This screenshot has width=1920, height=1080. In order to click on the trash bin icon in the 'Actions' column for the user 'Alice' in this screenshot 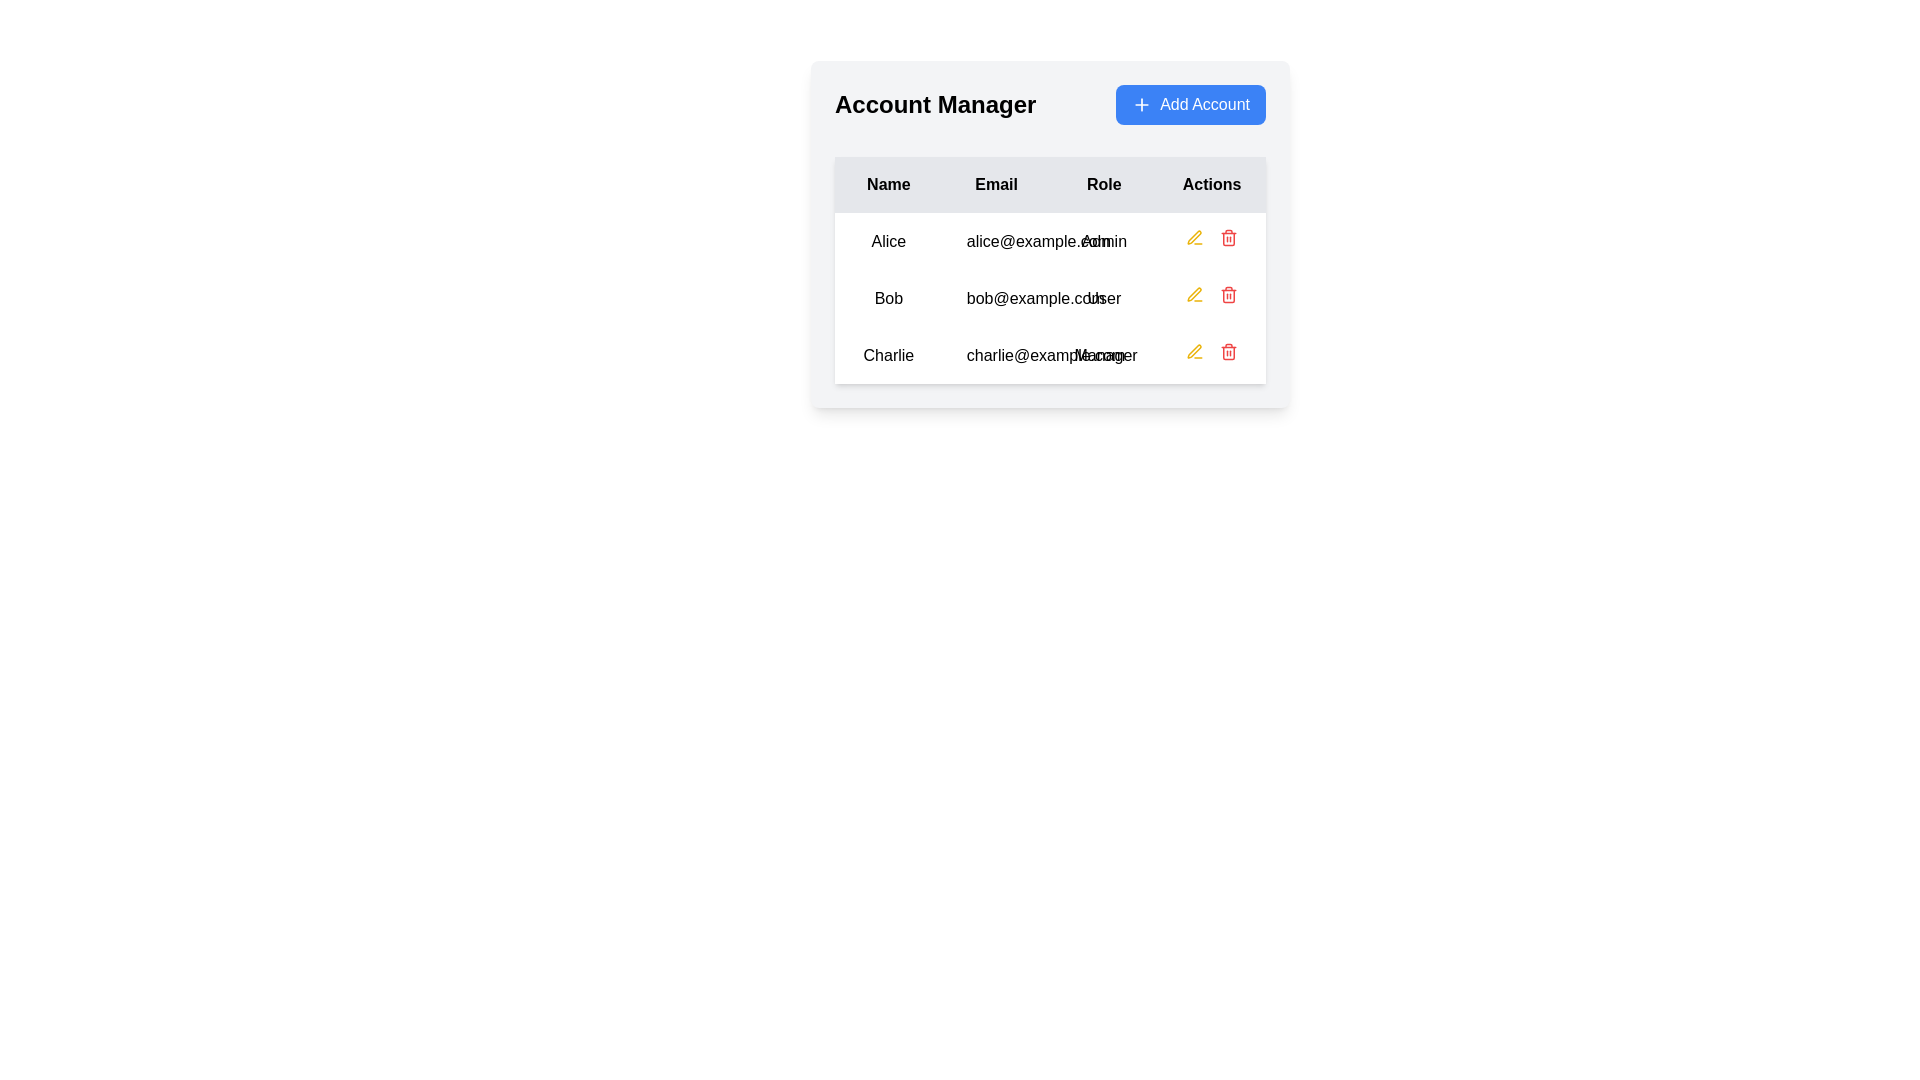, I will do `click(1211, 240)`.